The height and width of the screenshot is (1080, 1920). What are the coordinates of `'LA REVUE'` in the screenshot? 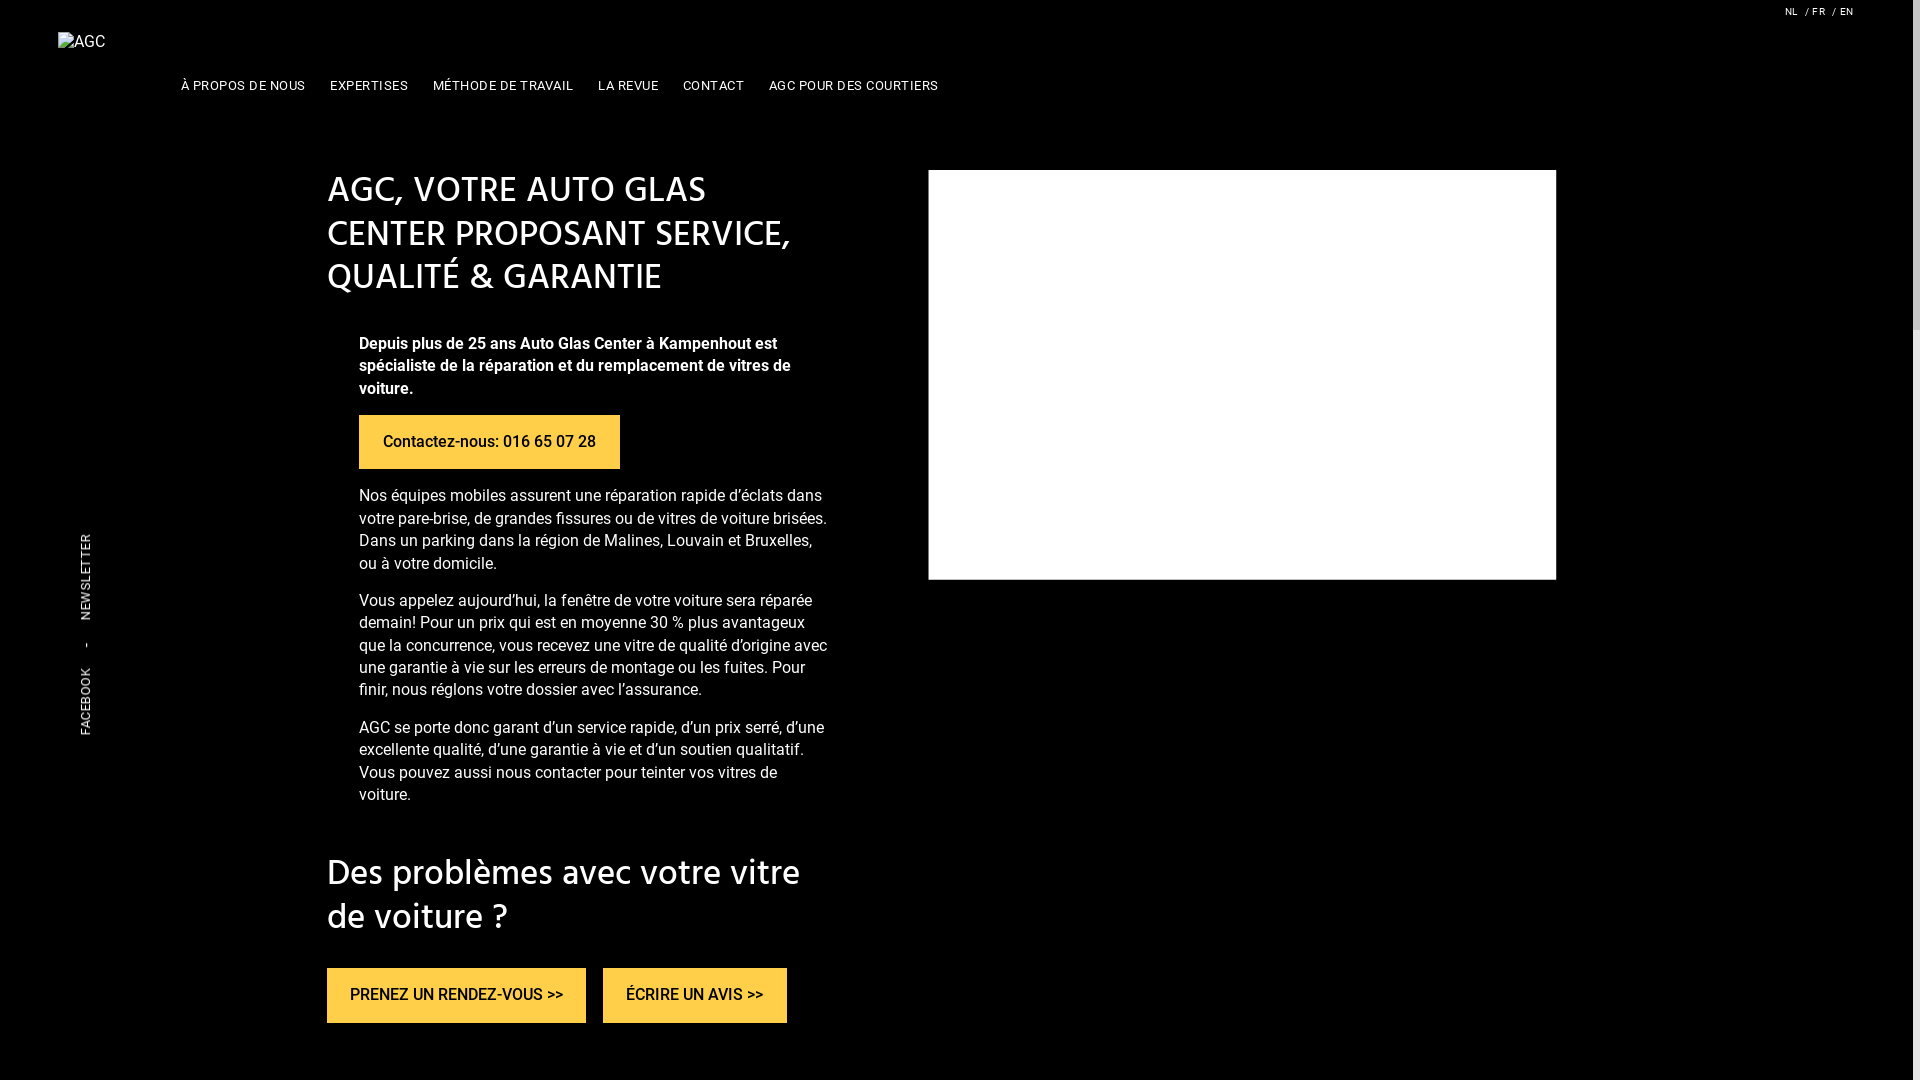 It's located at (627, 83).